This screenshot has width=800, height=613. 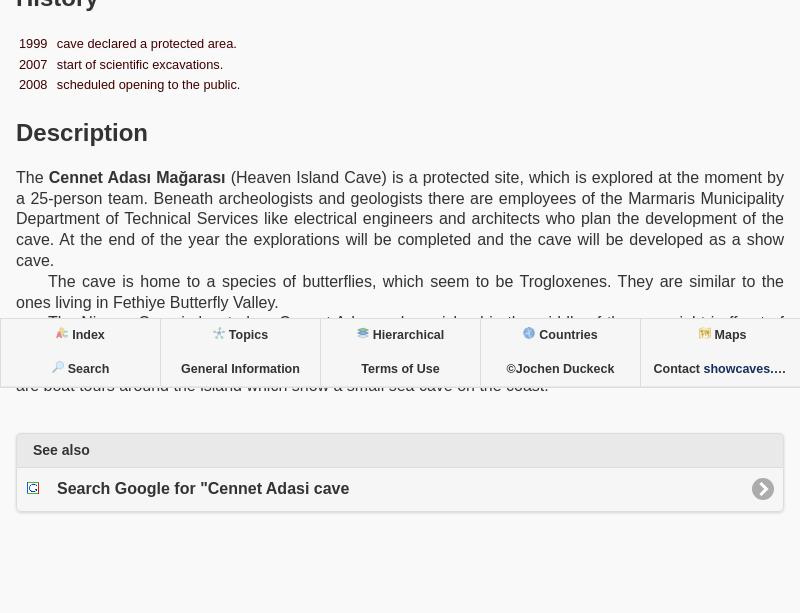 I want to click on 'Maps', so click(x=713, y=334).